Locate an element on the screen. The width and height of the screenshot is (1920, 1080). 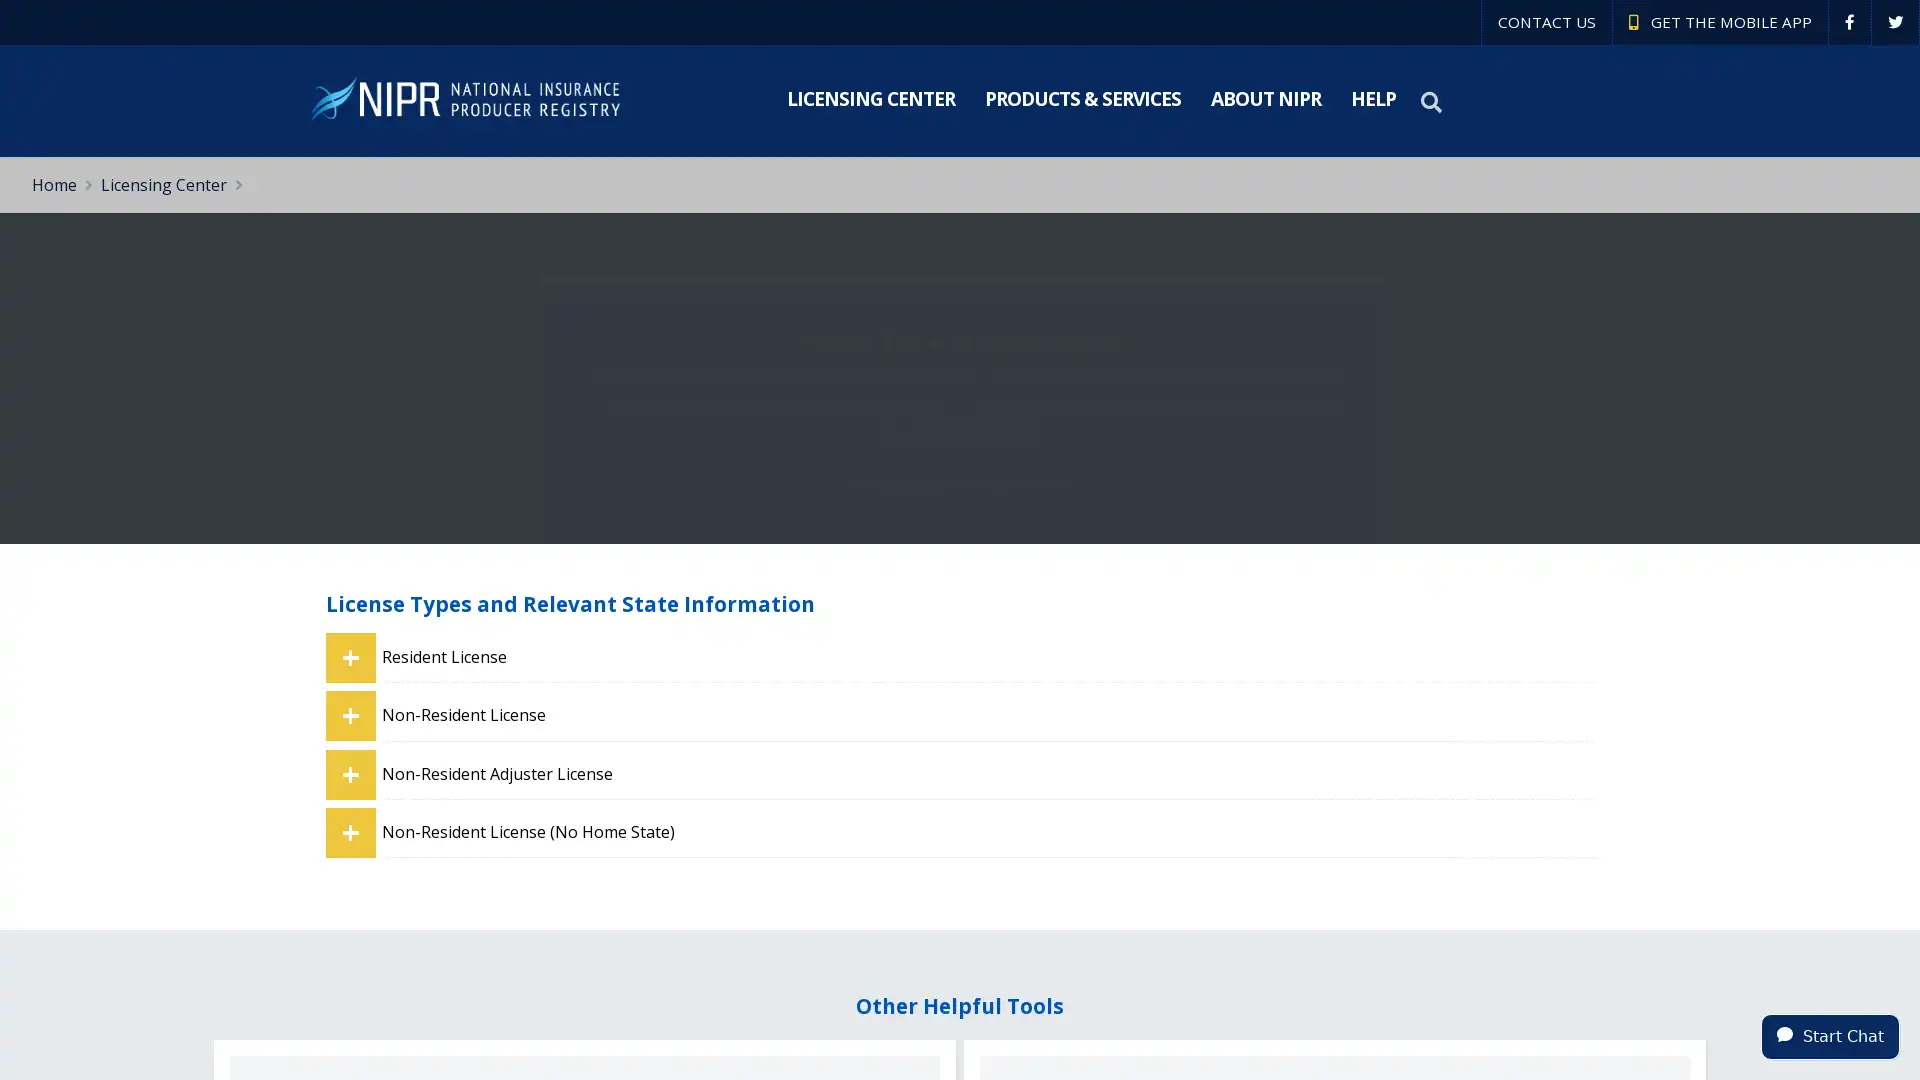
Non-Resident License is located at coordinates (988, 714).